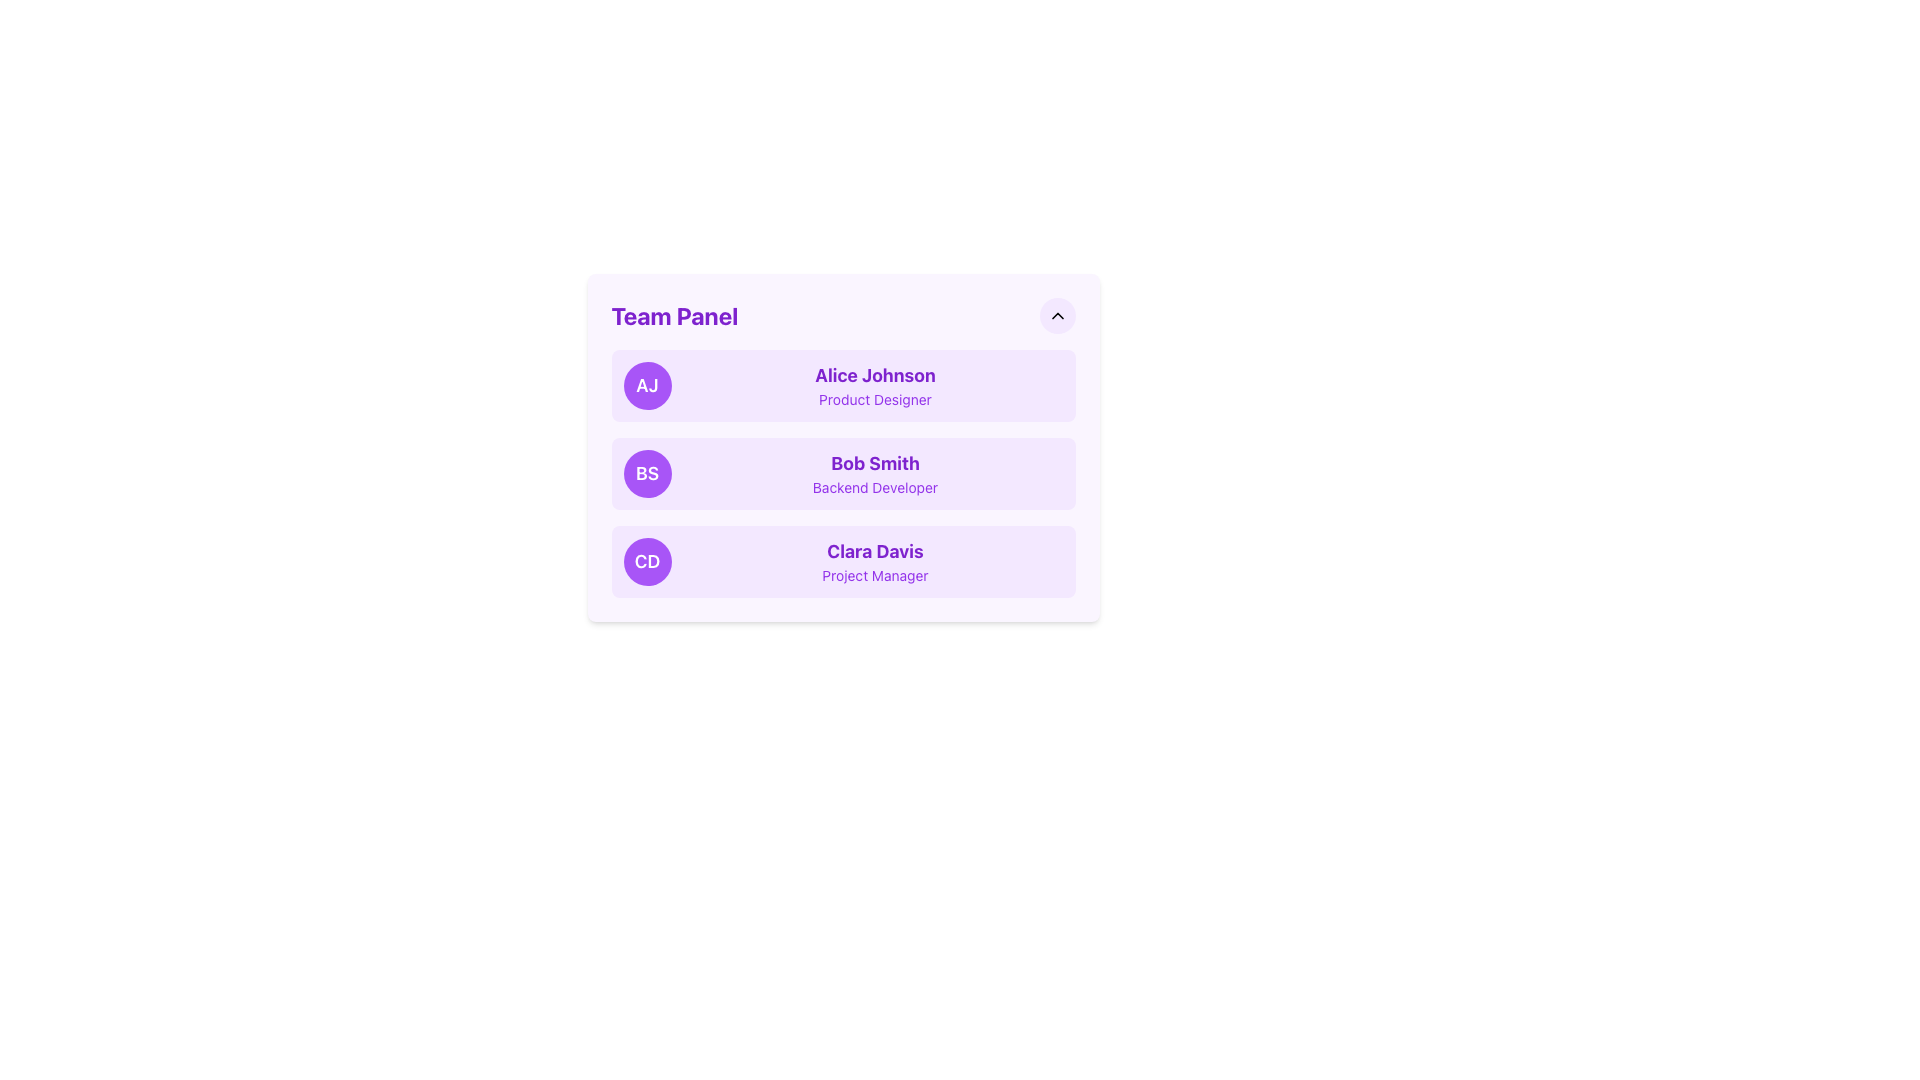  What do you see at coordinates (875, 375) in the screenshot?
I see `text content 'Alice Johnson' displayed in the first entry of the Team Panel, above the role 'Product Designer'` at bounding box center [875, 375].